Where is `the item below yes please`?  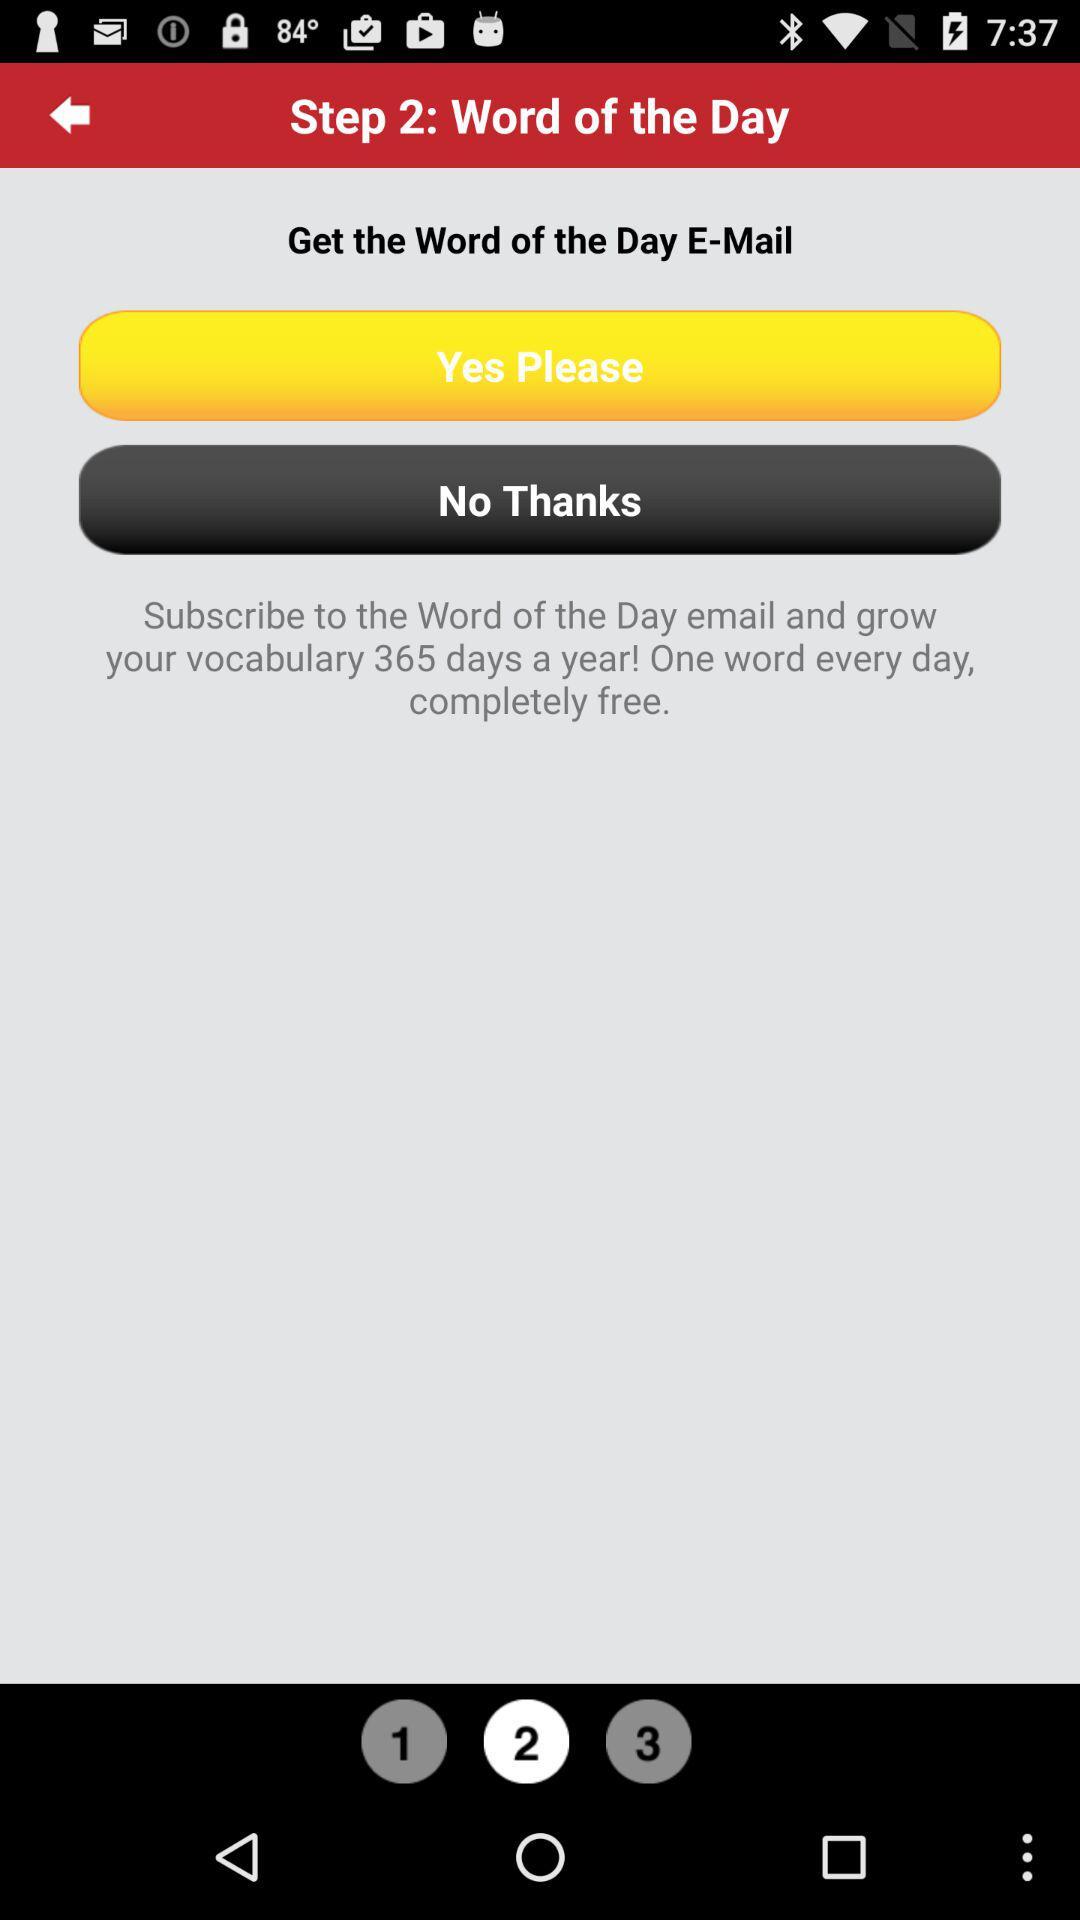
the item below yes please is located at coordinates (540, 499).